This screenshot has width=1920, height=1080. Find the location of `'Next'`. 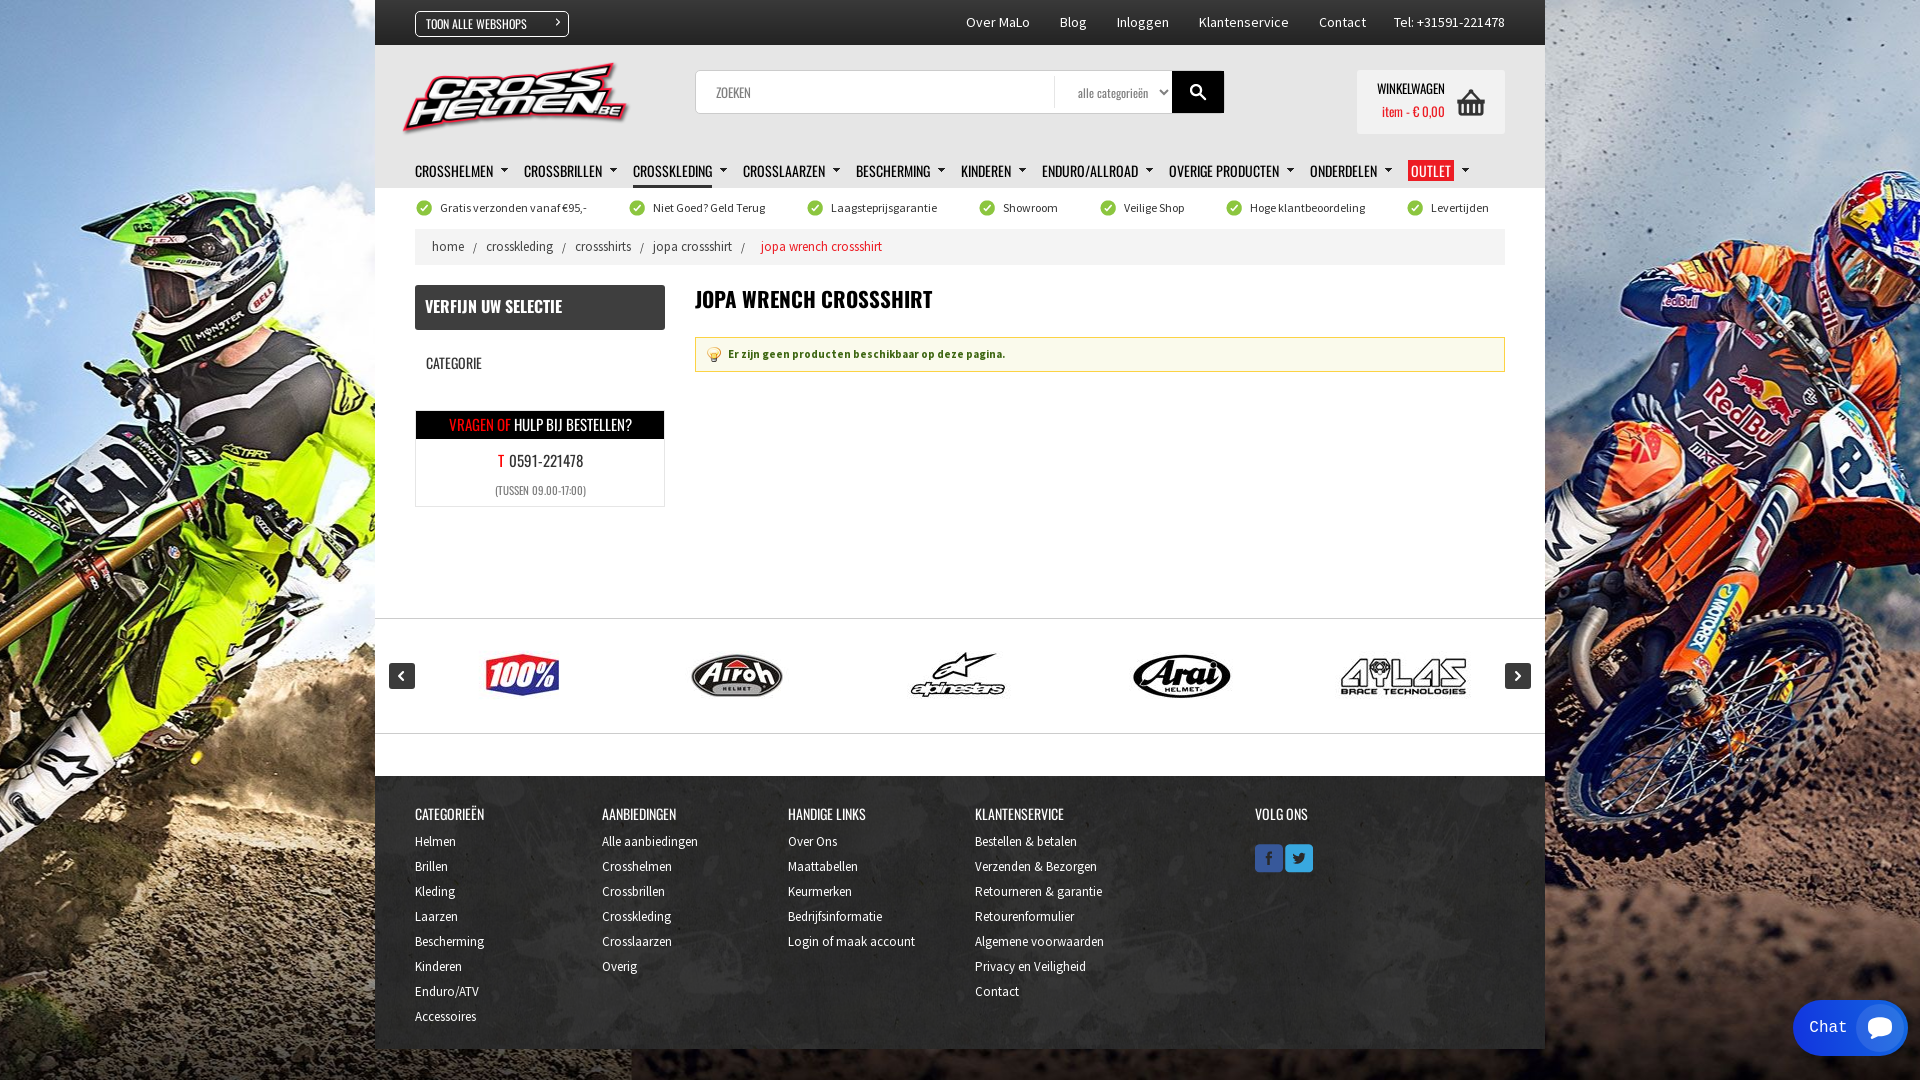

'Next' is located at coordinates (1505, 675).